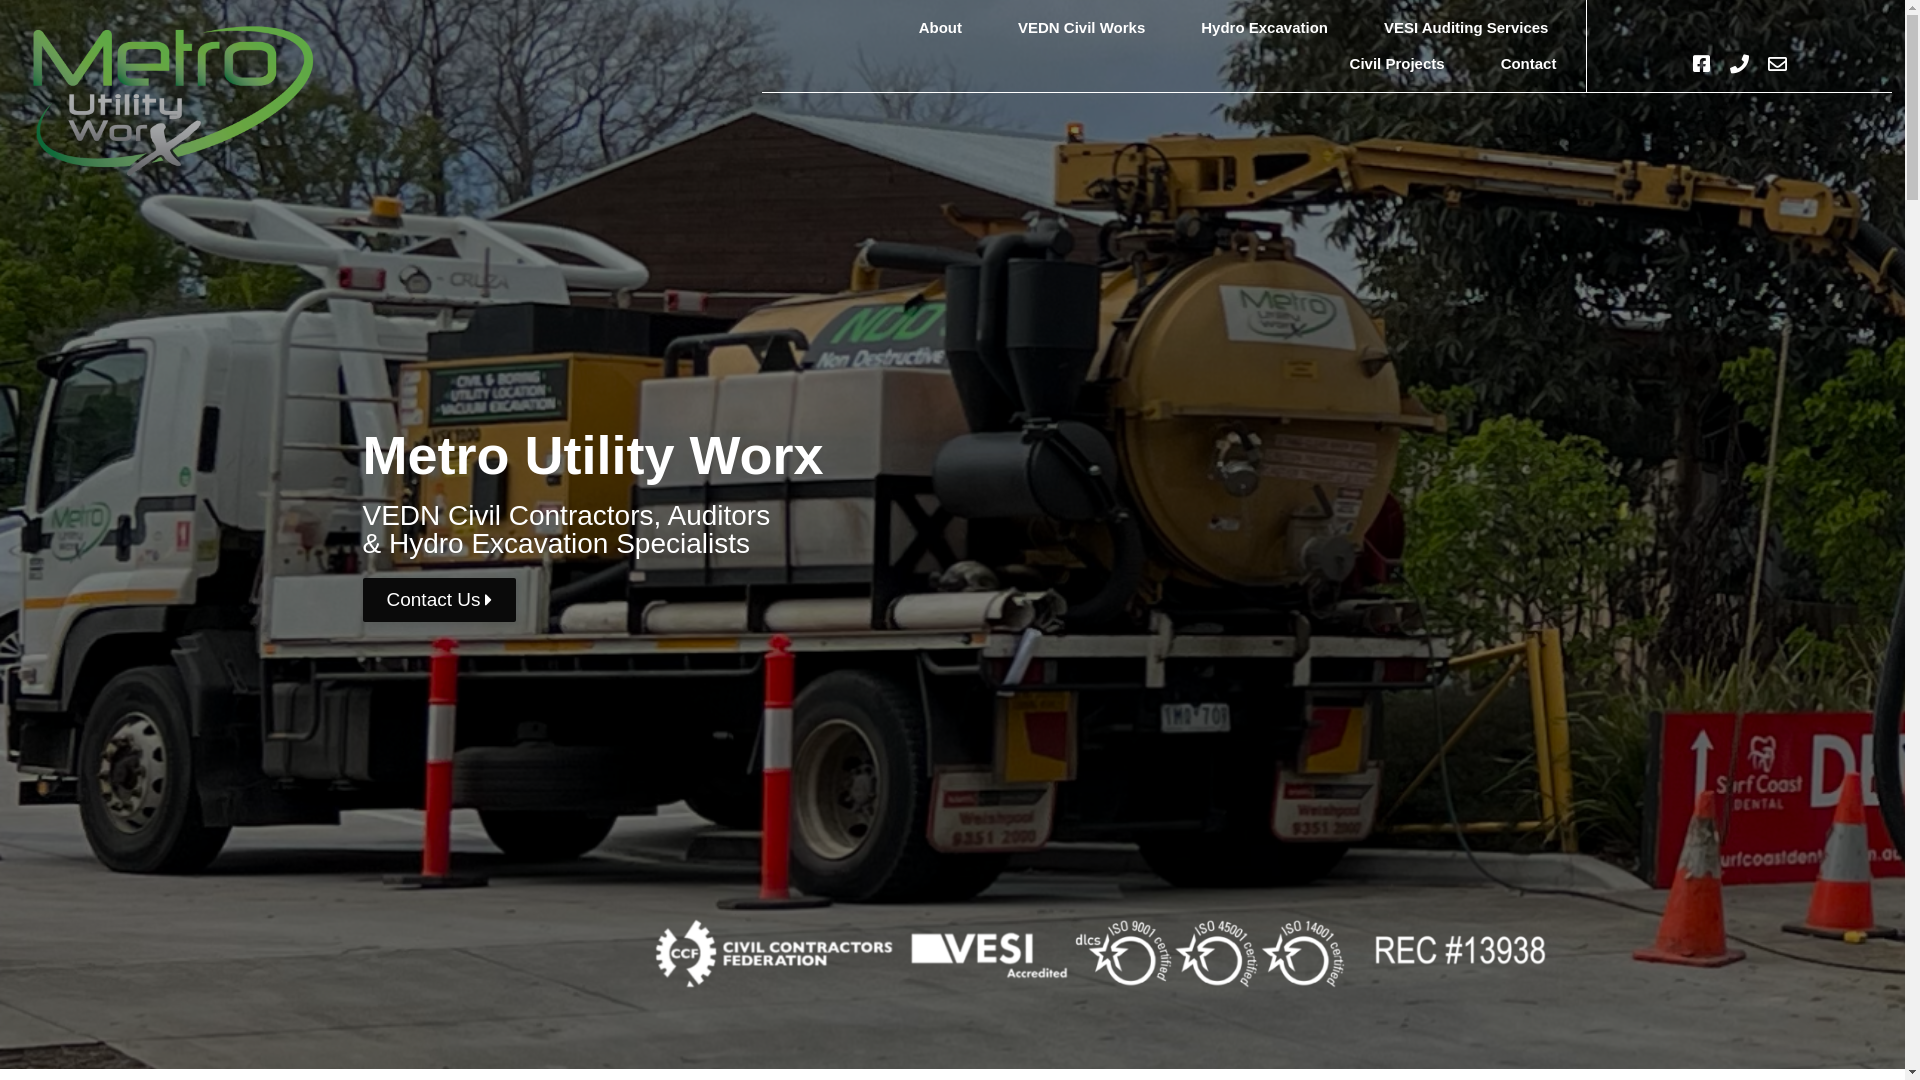 This screenshot has height=1080, width=1920. What do you see at coordinates (437, 599) in the screenshot?
I see `'Contact Us'` at bounding box center [437, 599].